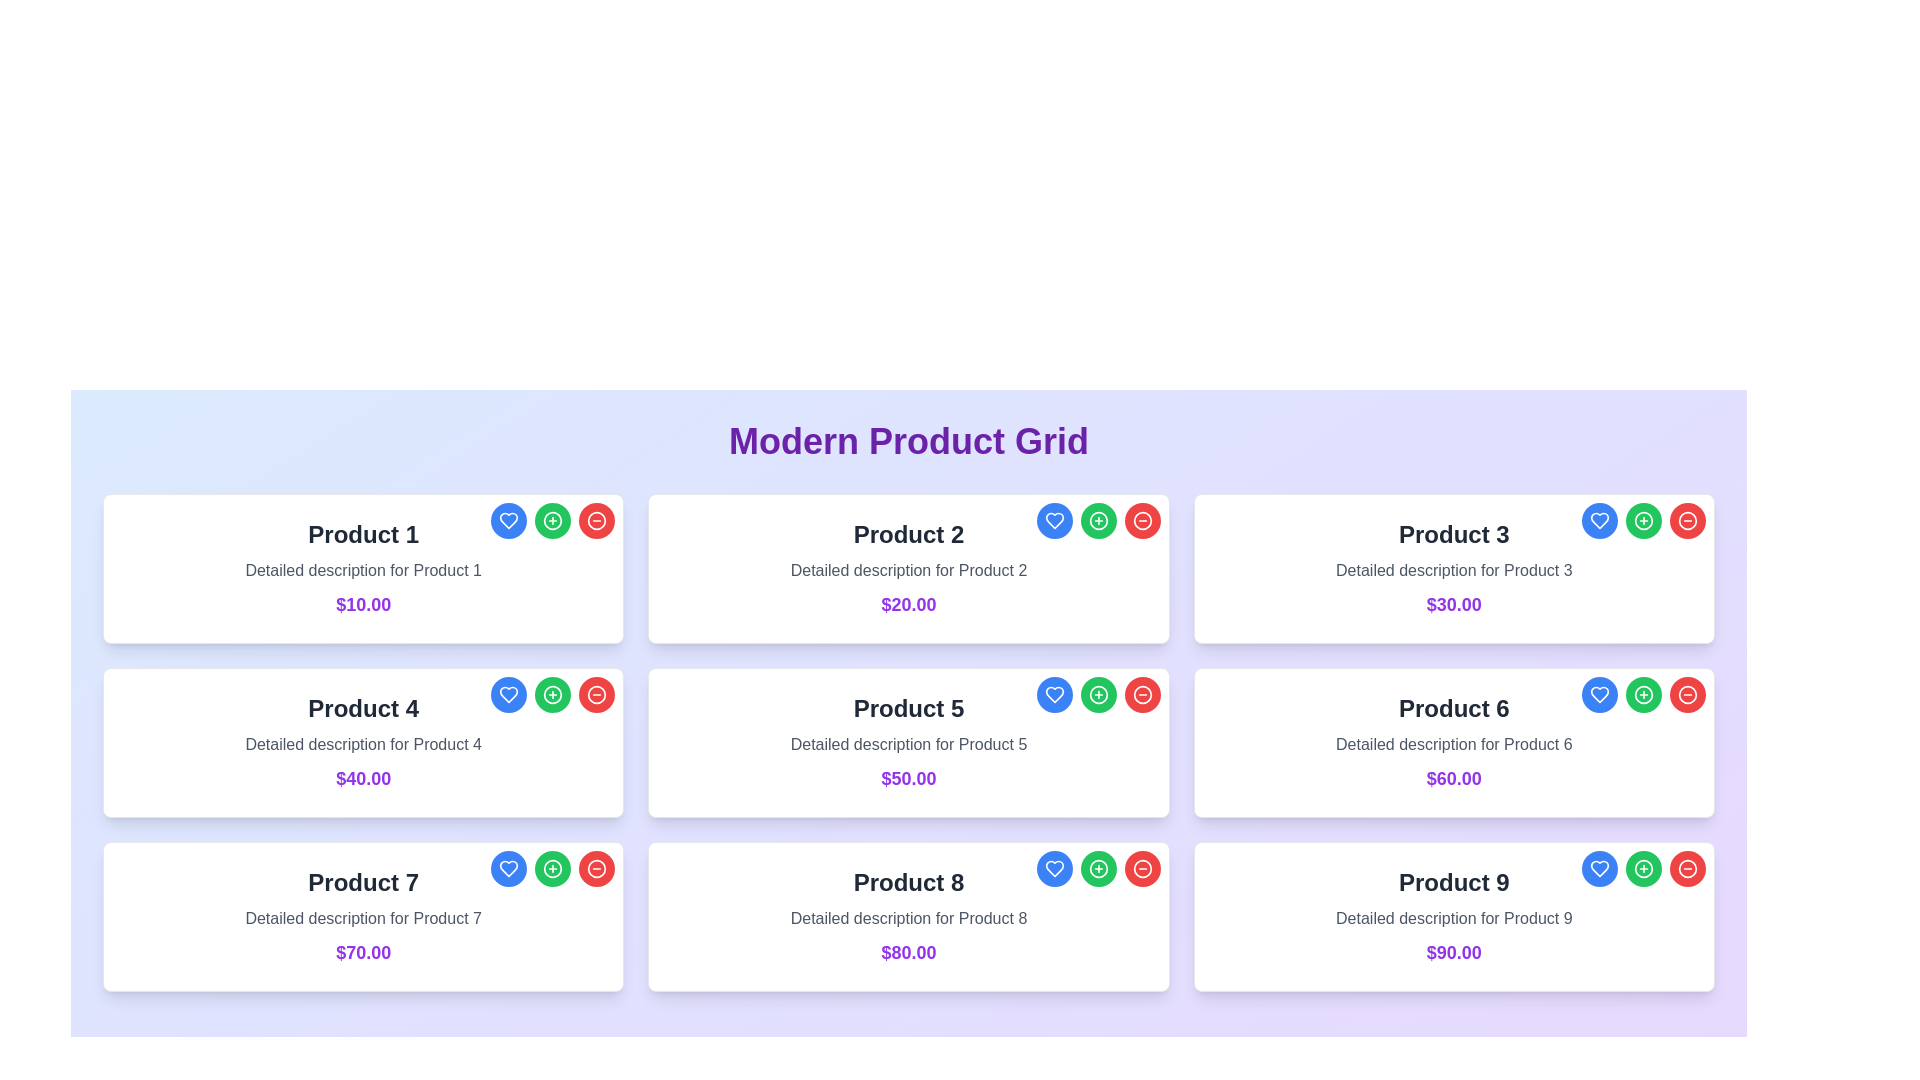  What do you see at coordinates (1454, 708) in the screenshot?
I see `the Text label that serves as the title or identifier for 'Product 6', located at the top of its content box, centered within its card in the second row, third column of the product grid` at bounding box center [1454, 708].